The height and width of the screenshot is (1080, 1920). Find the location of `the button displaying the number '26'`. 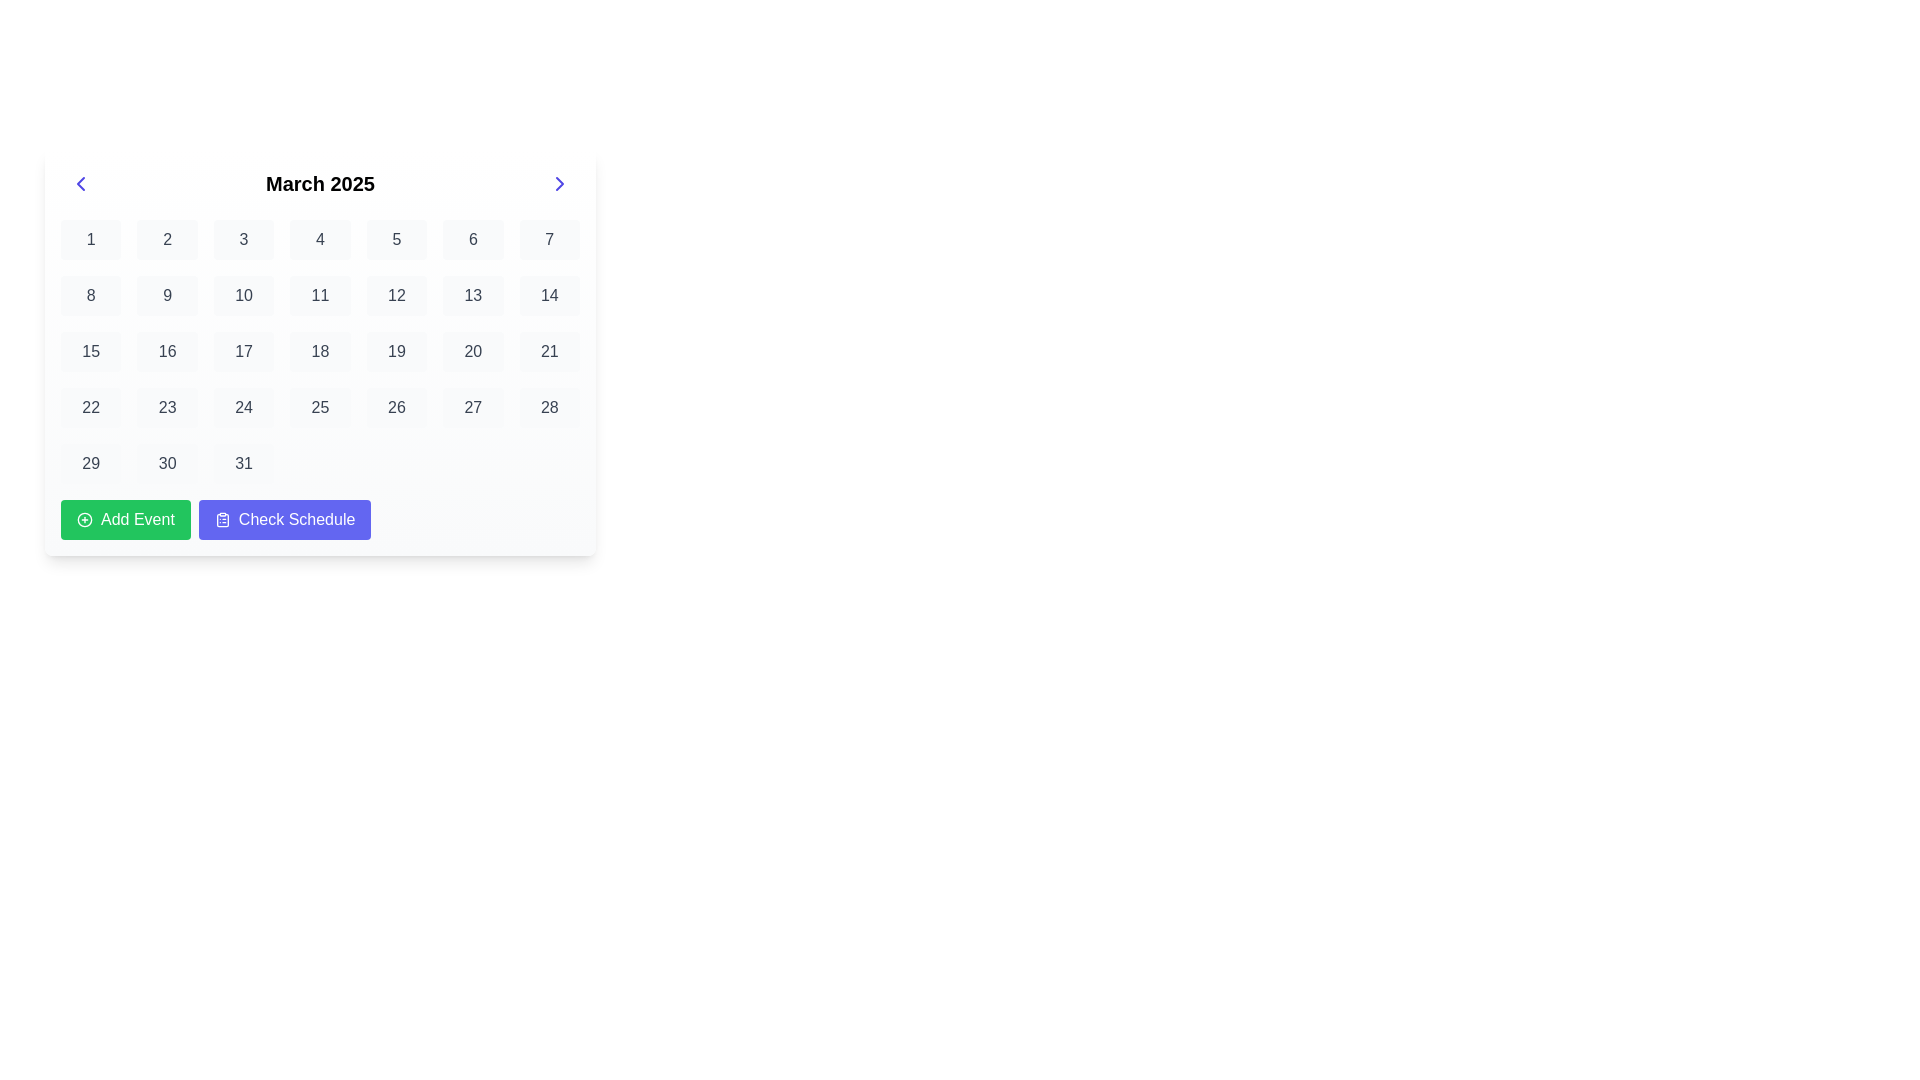

the button displaying the number '26' is located at coordinates (396, 407).